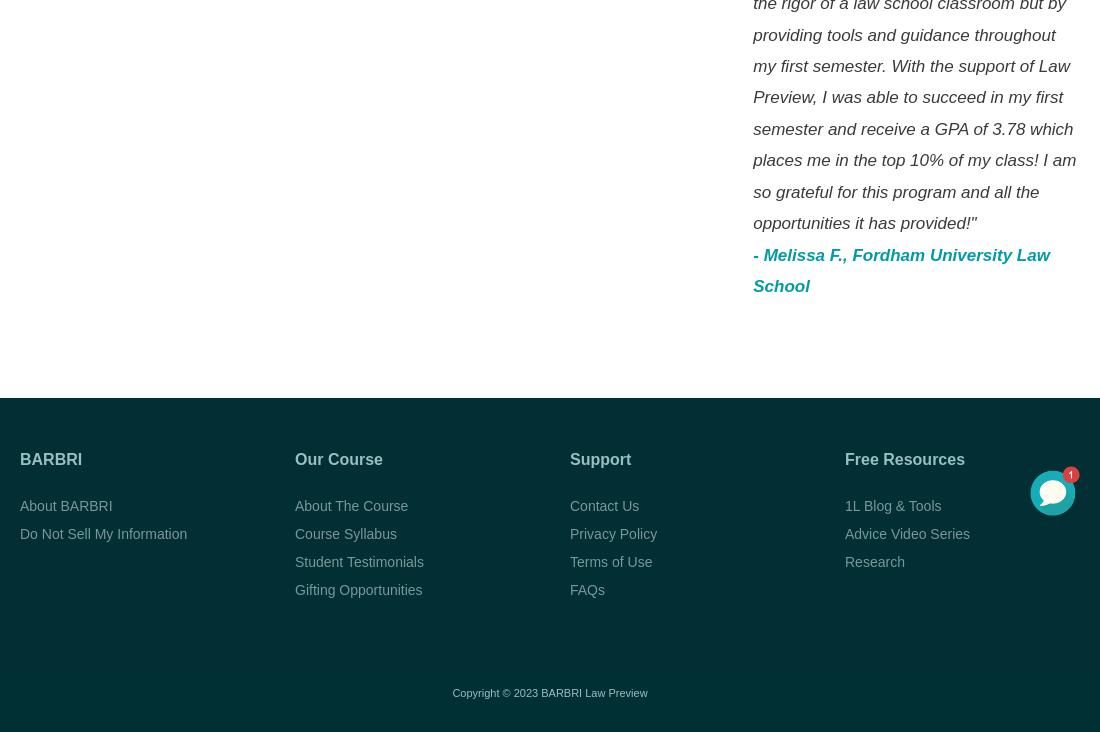 This screenshot has height=732, width=1100. Describe the element at coordinates (610, 560) in the screenshot. I see `'Terms of Use'` at that location.